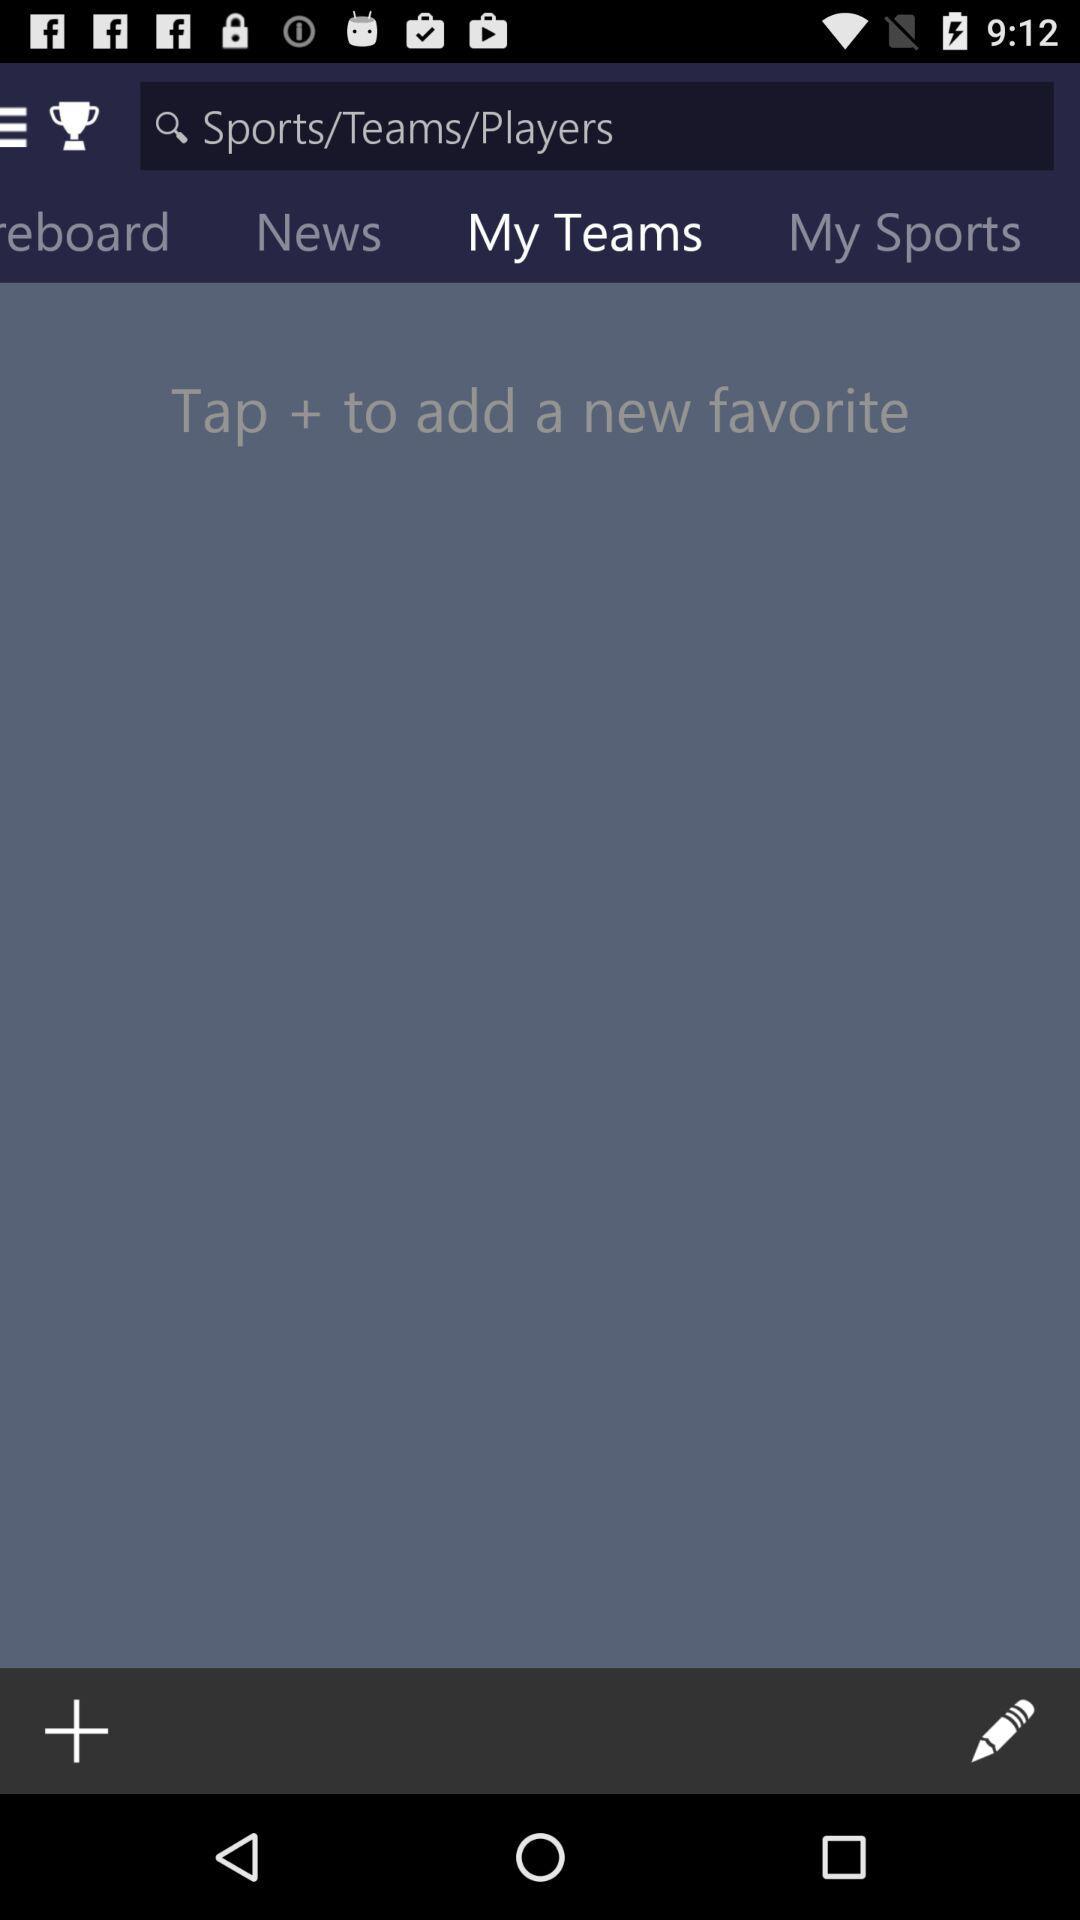 The height and width of the screenshot is (1920, 1080). What do you see at coordinates (114, 235) in the screenshot?
I see `the icon to the left of the news item` at bounding box center [114, 235].